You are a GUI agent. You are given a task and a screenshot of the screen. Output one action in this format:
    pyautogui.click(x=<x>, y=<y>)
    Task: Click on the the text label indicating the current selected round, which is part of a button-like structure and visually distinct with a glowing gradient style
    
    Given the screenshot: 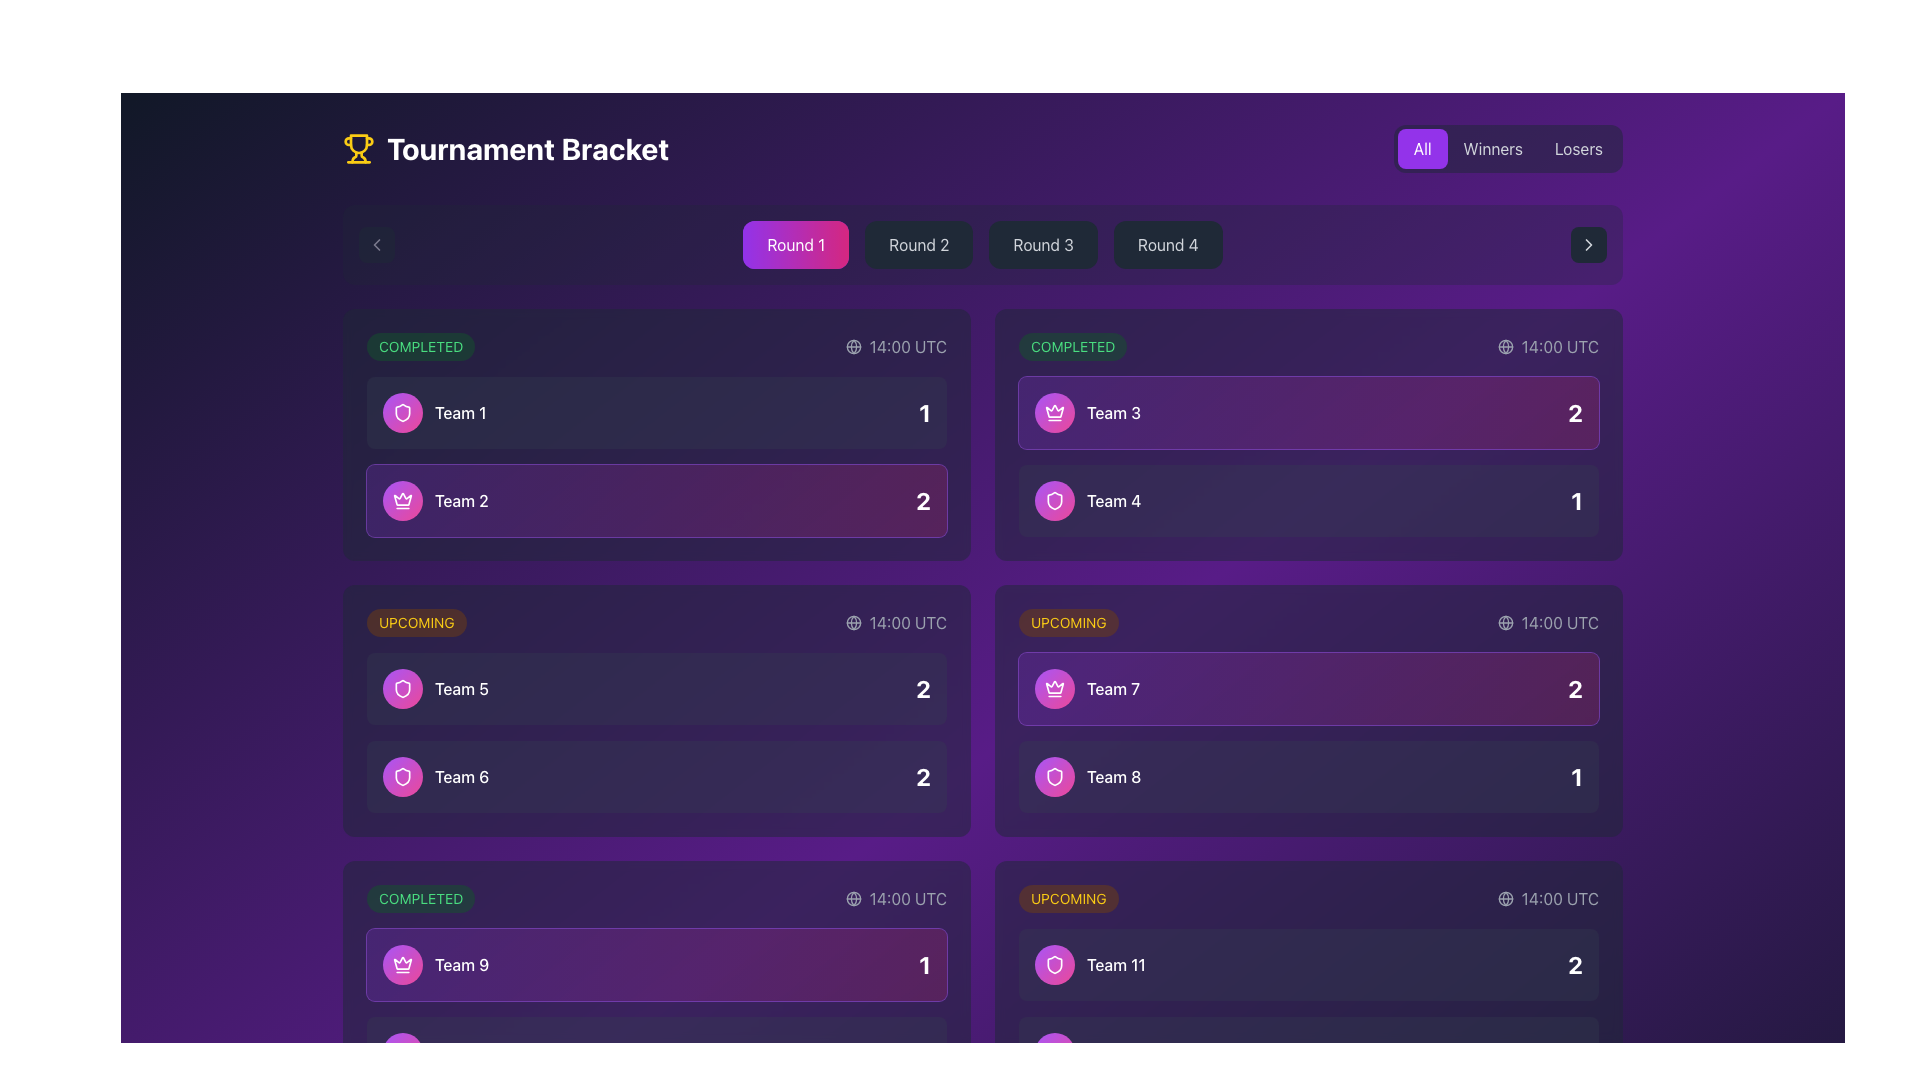 What is the action you would take?
    pyautogui.click(x=795, y=244)
    